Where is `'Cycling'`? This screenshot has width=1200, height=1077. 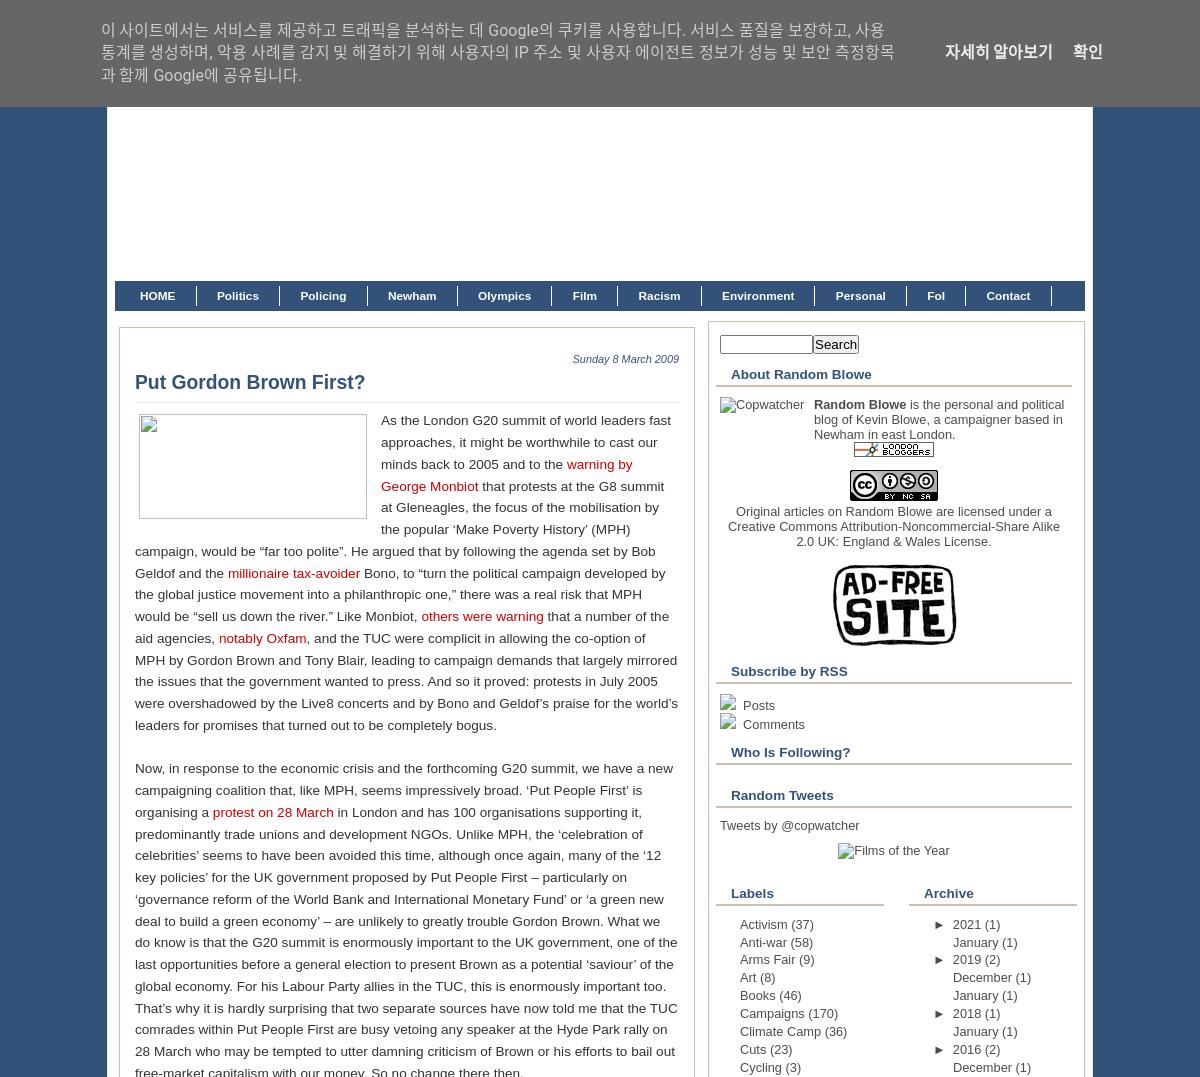 'Cycling' is located at coordinates (761, 1066).